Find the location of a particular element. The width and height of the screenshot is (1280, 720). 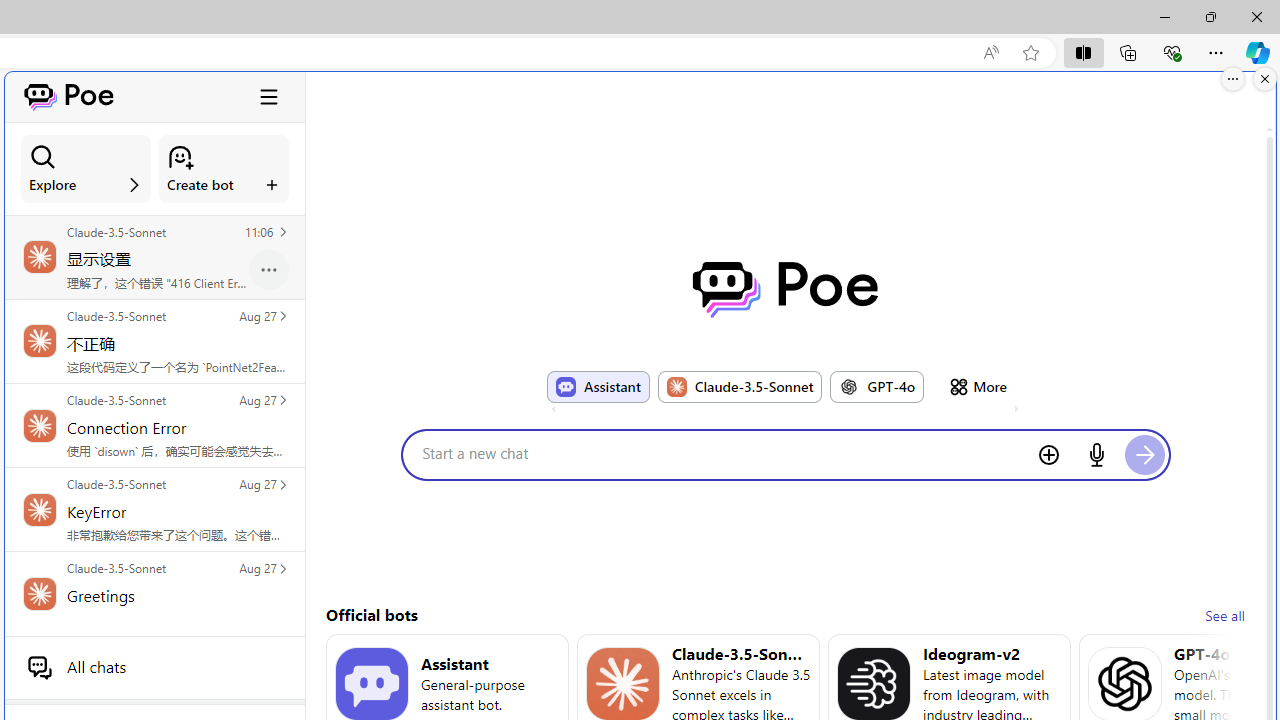

'Class: ToggleSidebarCollapseButton_hamburgerIcon__VuiyV' is located at coordinates (268, 96).